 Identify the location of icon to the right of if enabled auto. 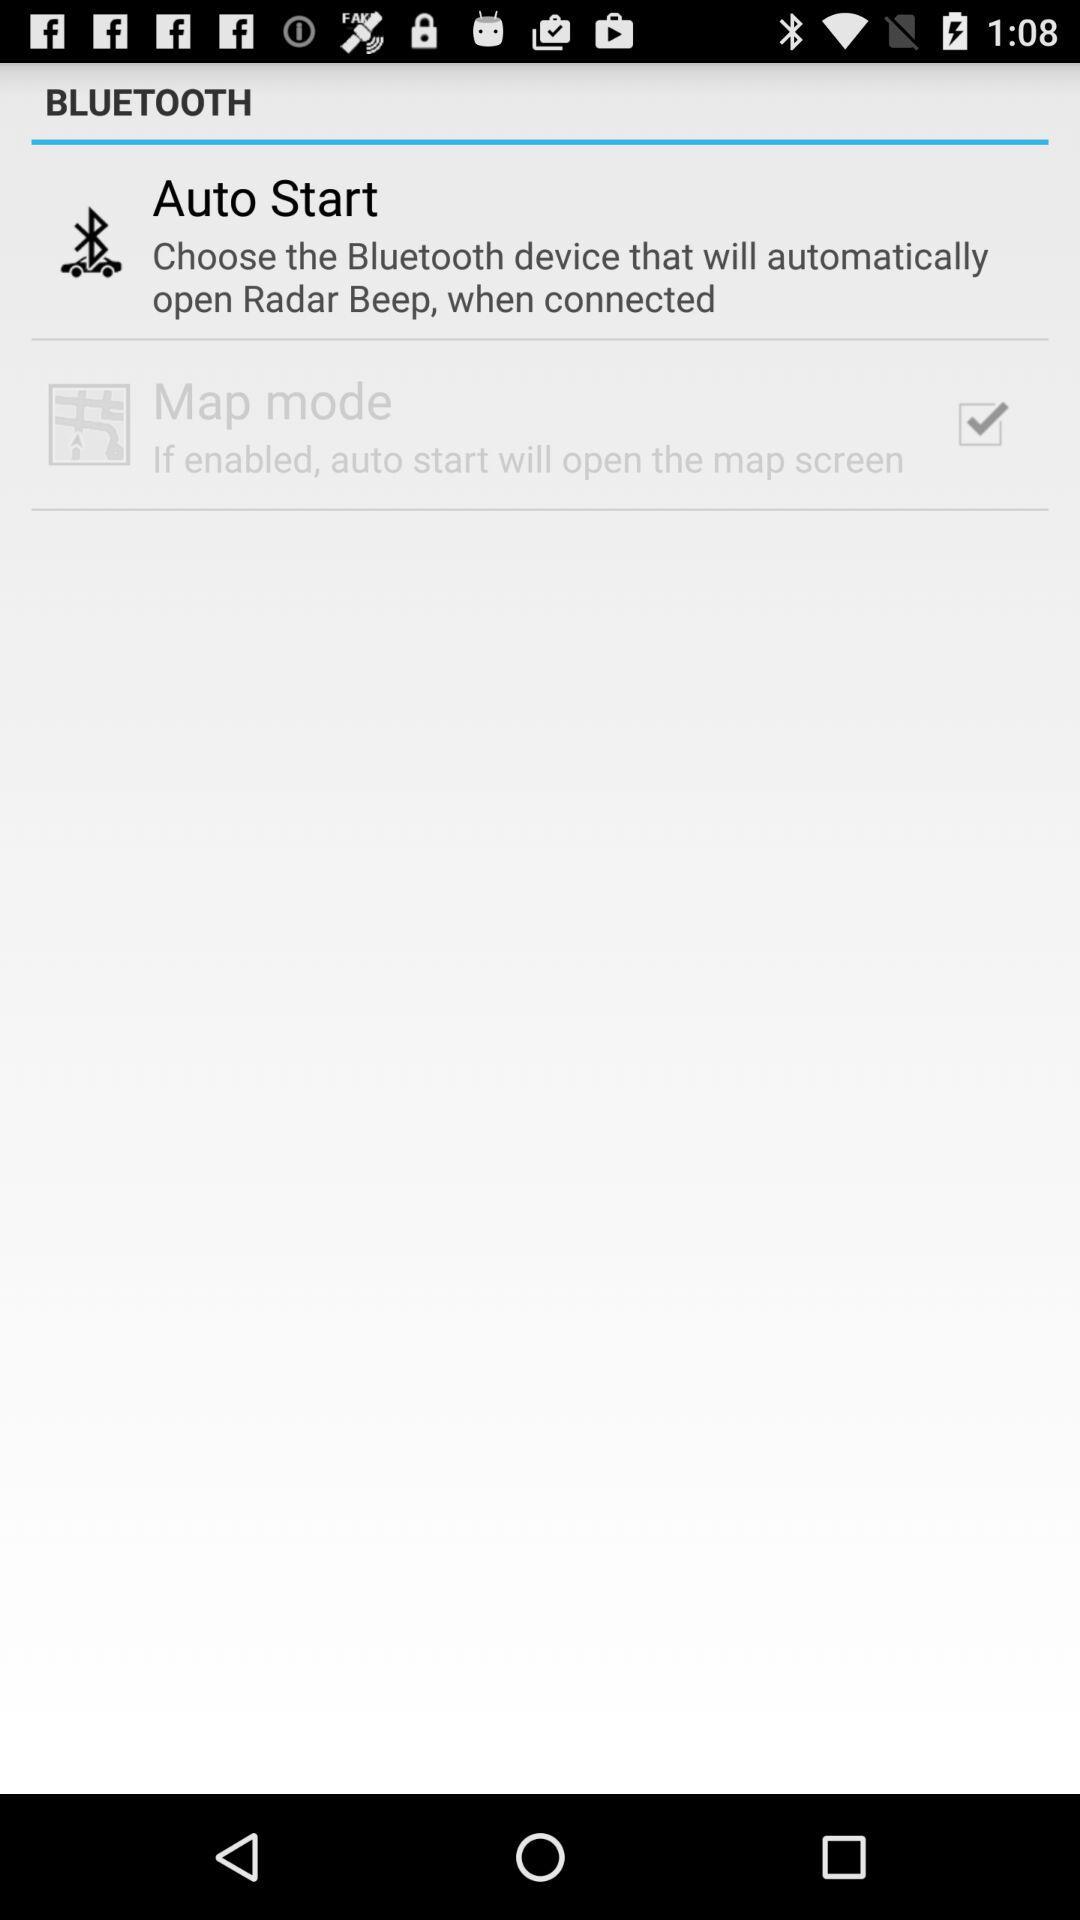
(979, 423).